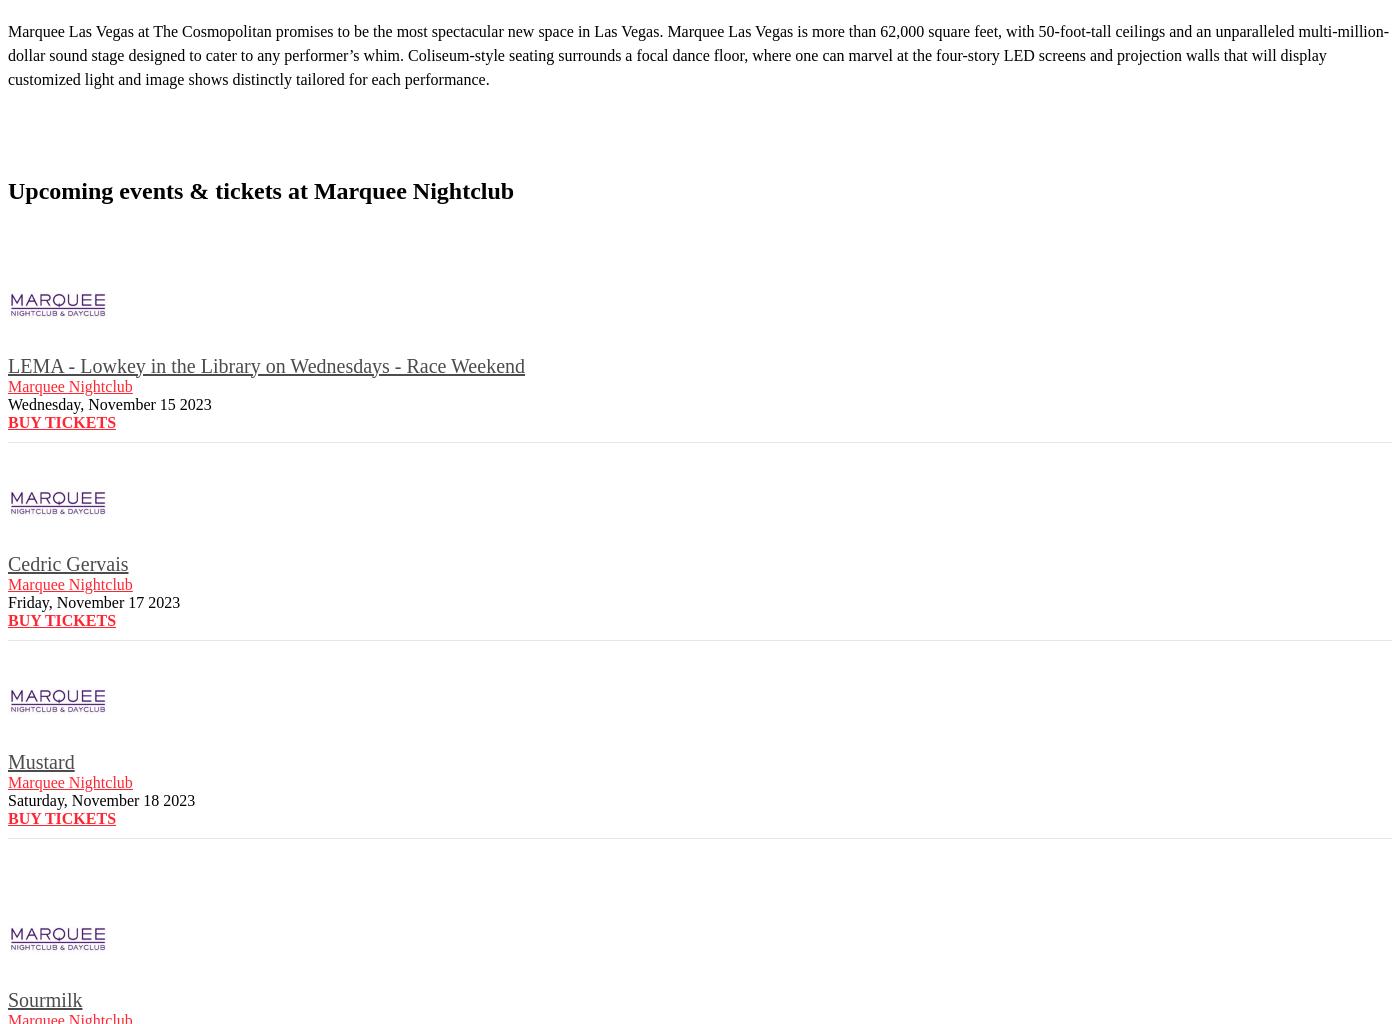 This screenshot has height=1024, width=1400. What do you see at coordinates (101, 799) in the screenshot?
I see `'Saturday, November 18 2023'` at bounding box center [101, 799].